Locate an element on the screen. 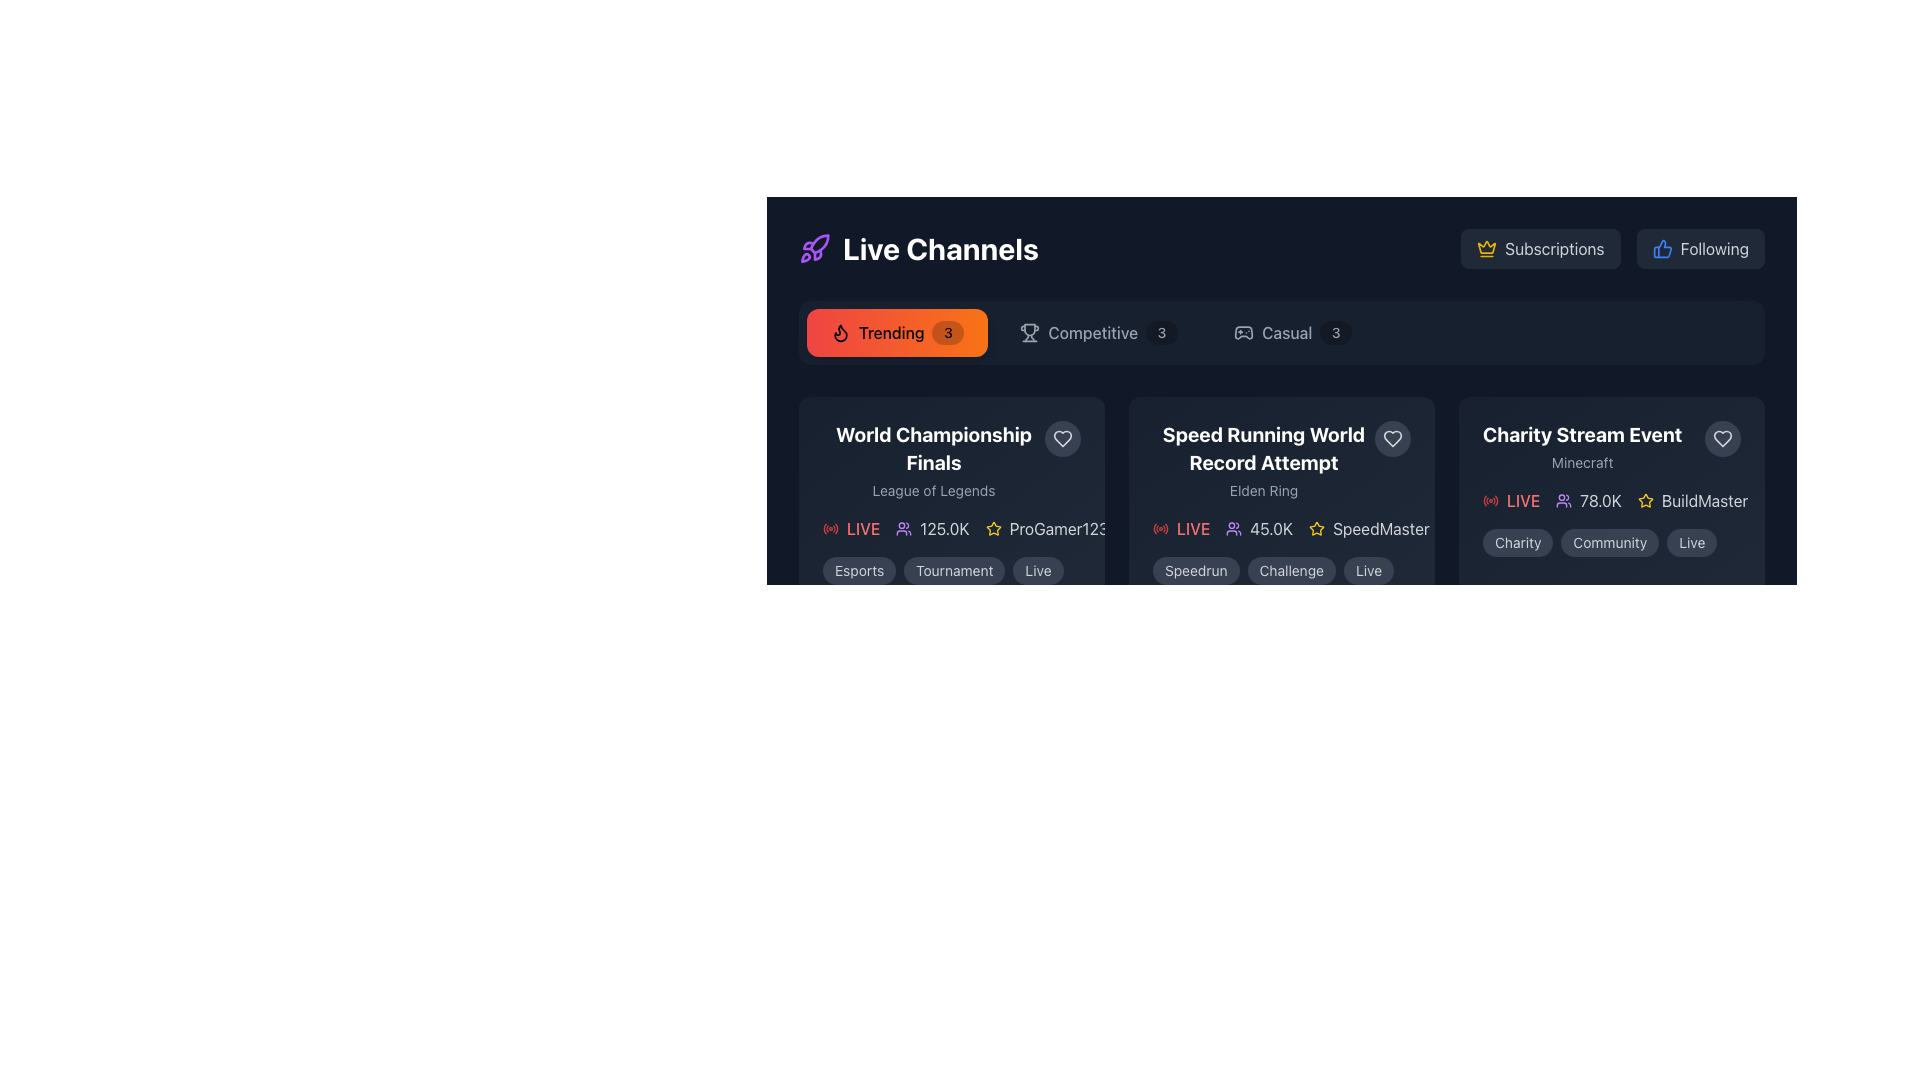 The width and height of the screenshot is (1920, 1080). the non-interactive text label displaying 'Elden Ring', which is positioned below the title 'Speed Running World Record Attempt' in the second card of three horizontal cards is located at coordinates (1262, 490).